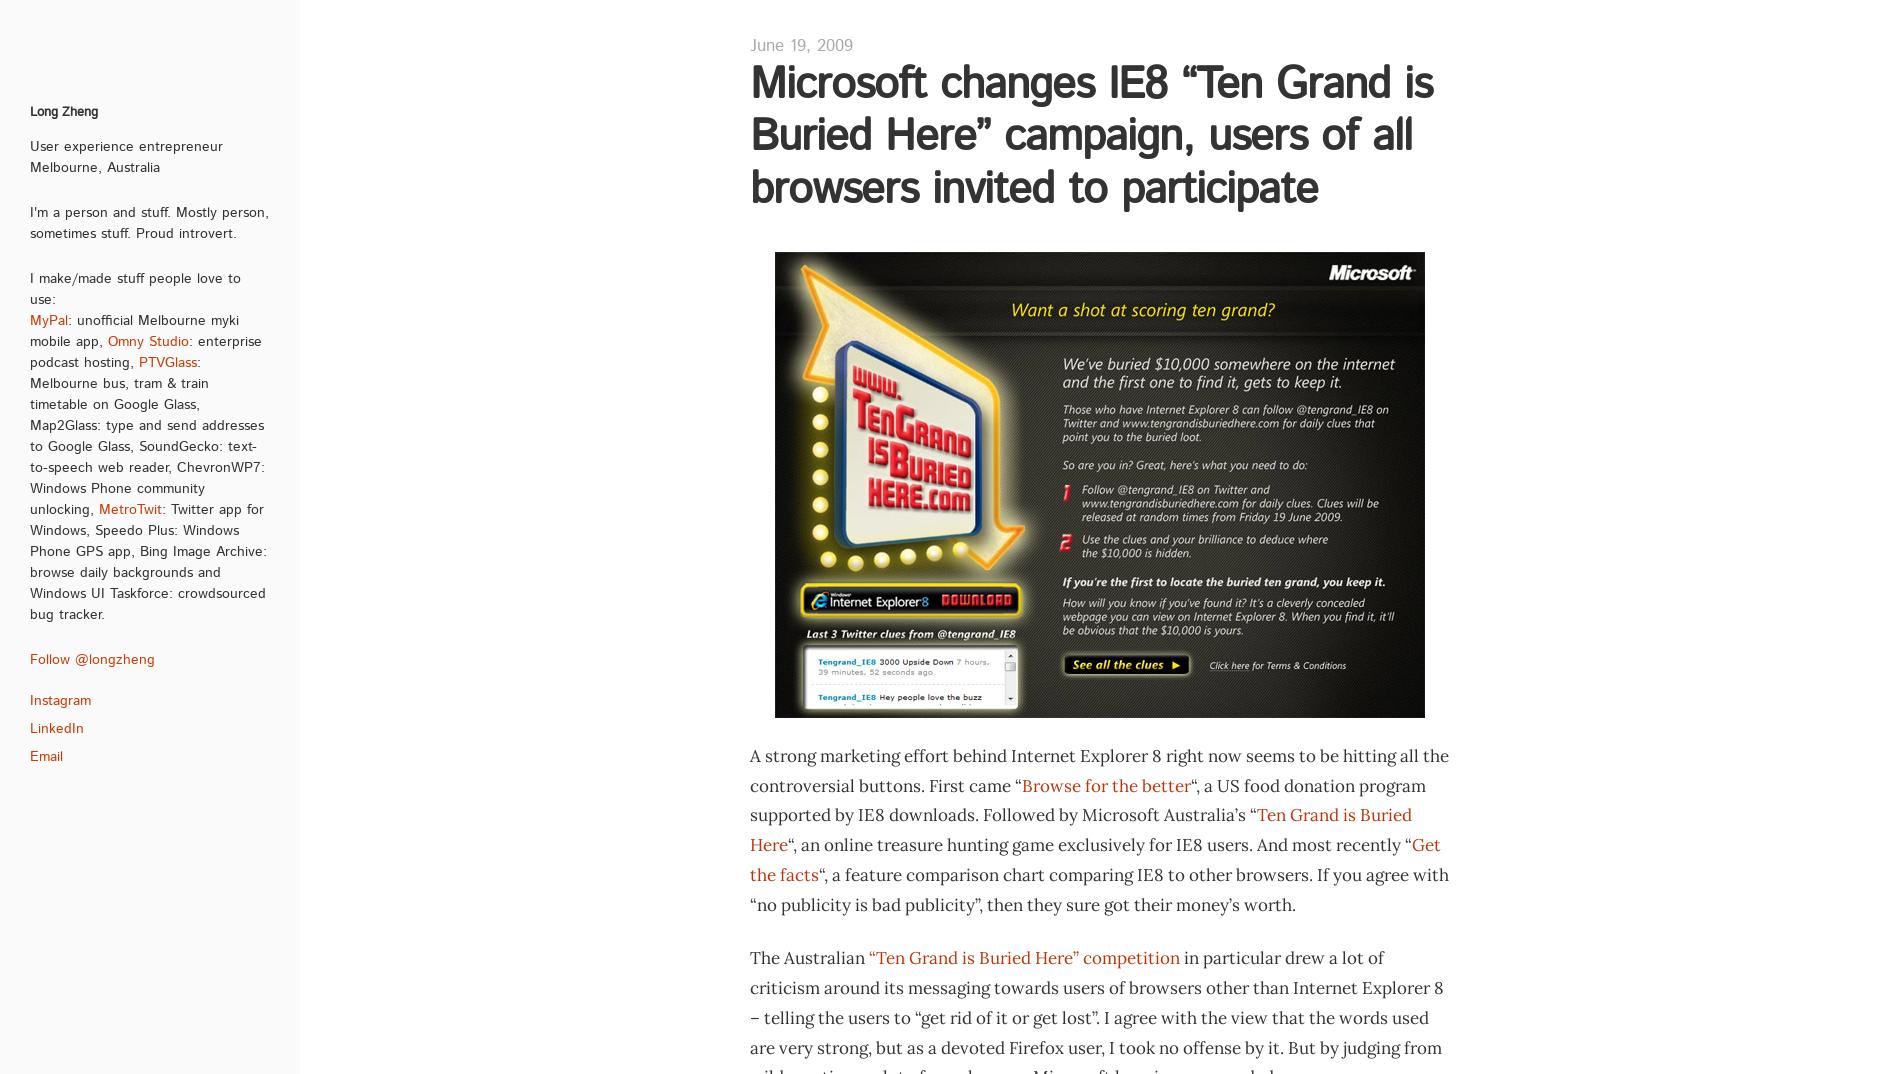 This screenshot has width=1900, height=1074. I want to click on 'Follow @longzheng', so click(92, 658).